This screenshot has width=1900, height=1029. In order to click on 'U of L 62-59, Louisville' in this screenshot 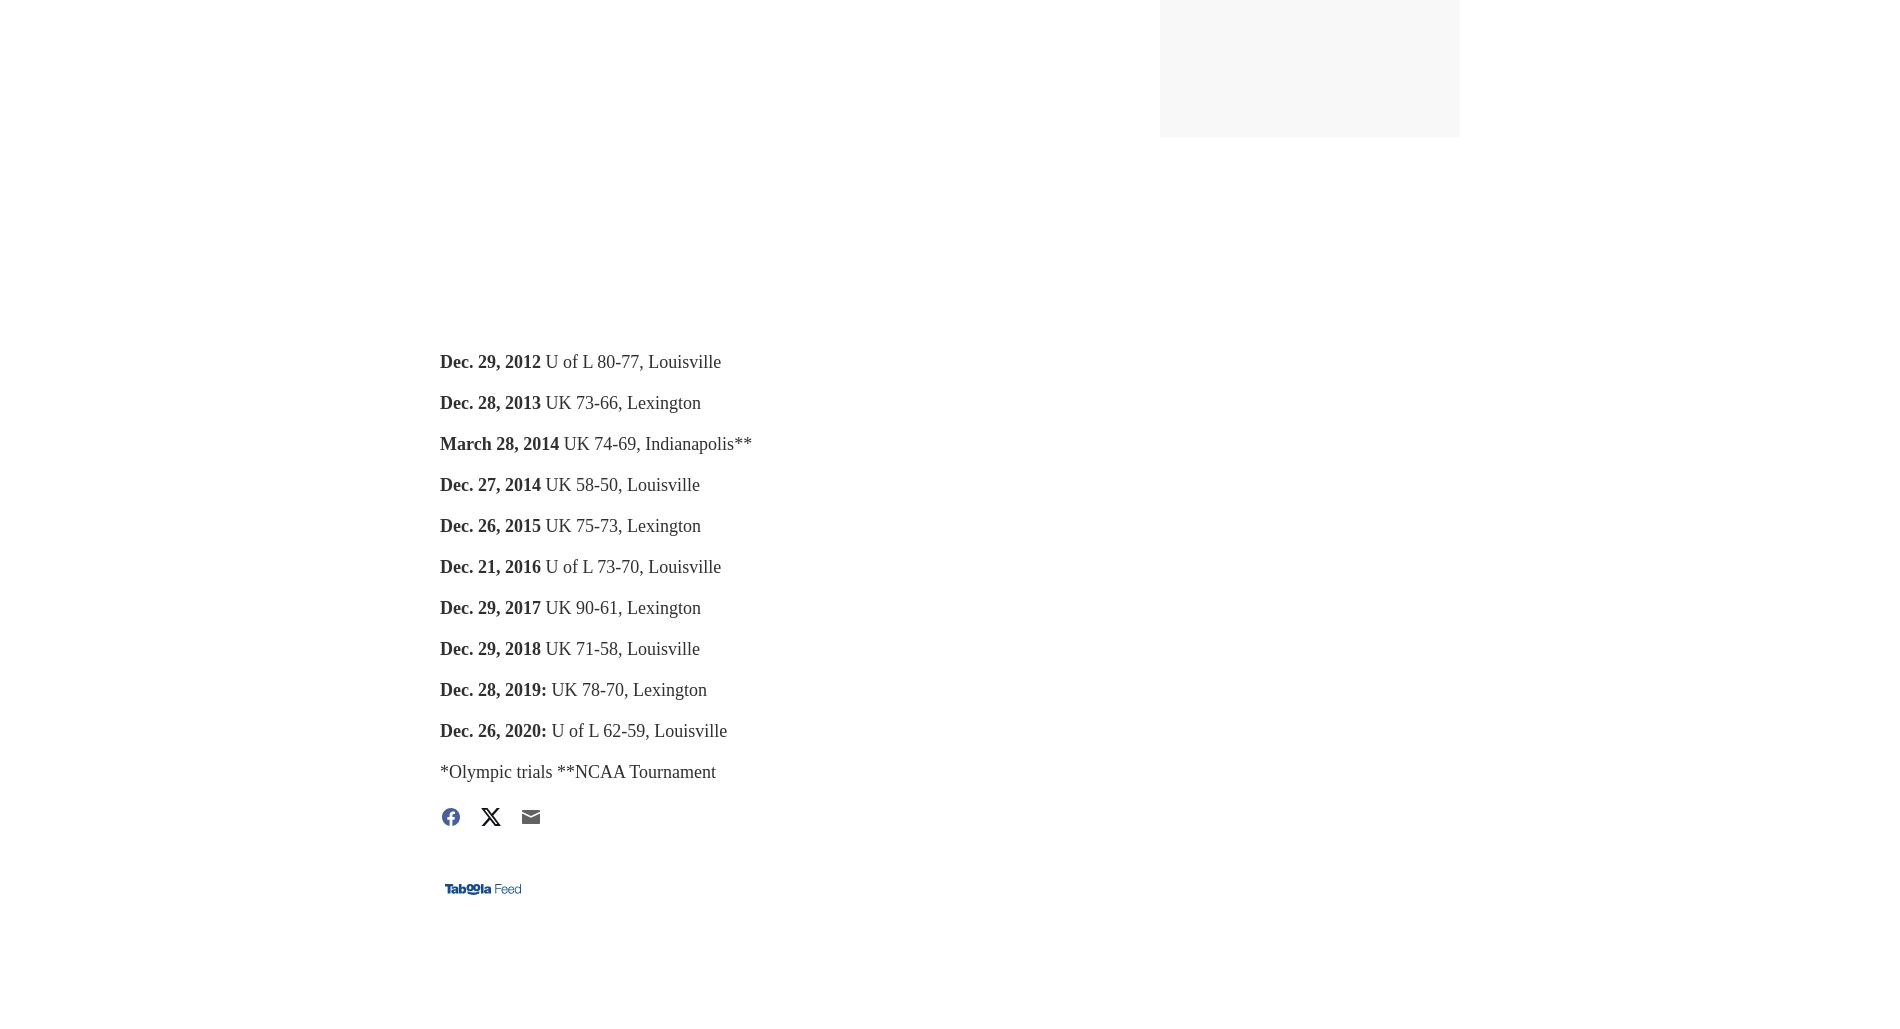, I will do `click(551, 730)`.